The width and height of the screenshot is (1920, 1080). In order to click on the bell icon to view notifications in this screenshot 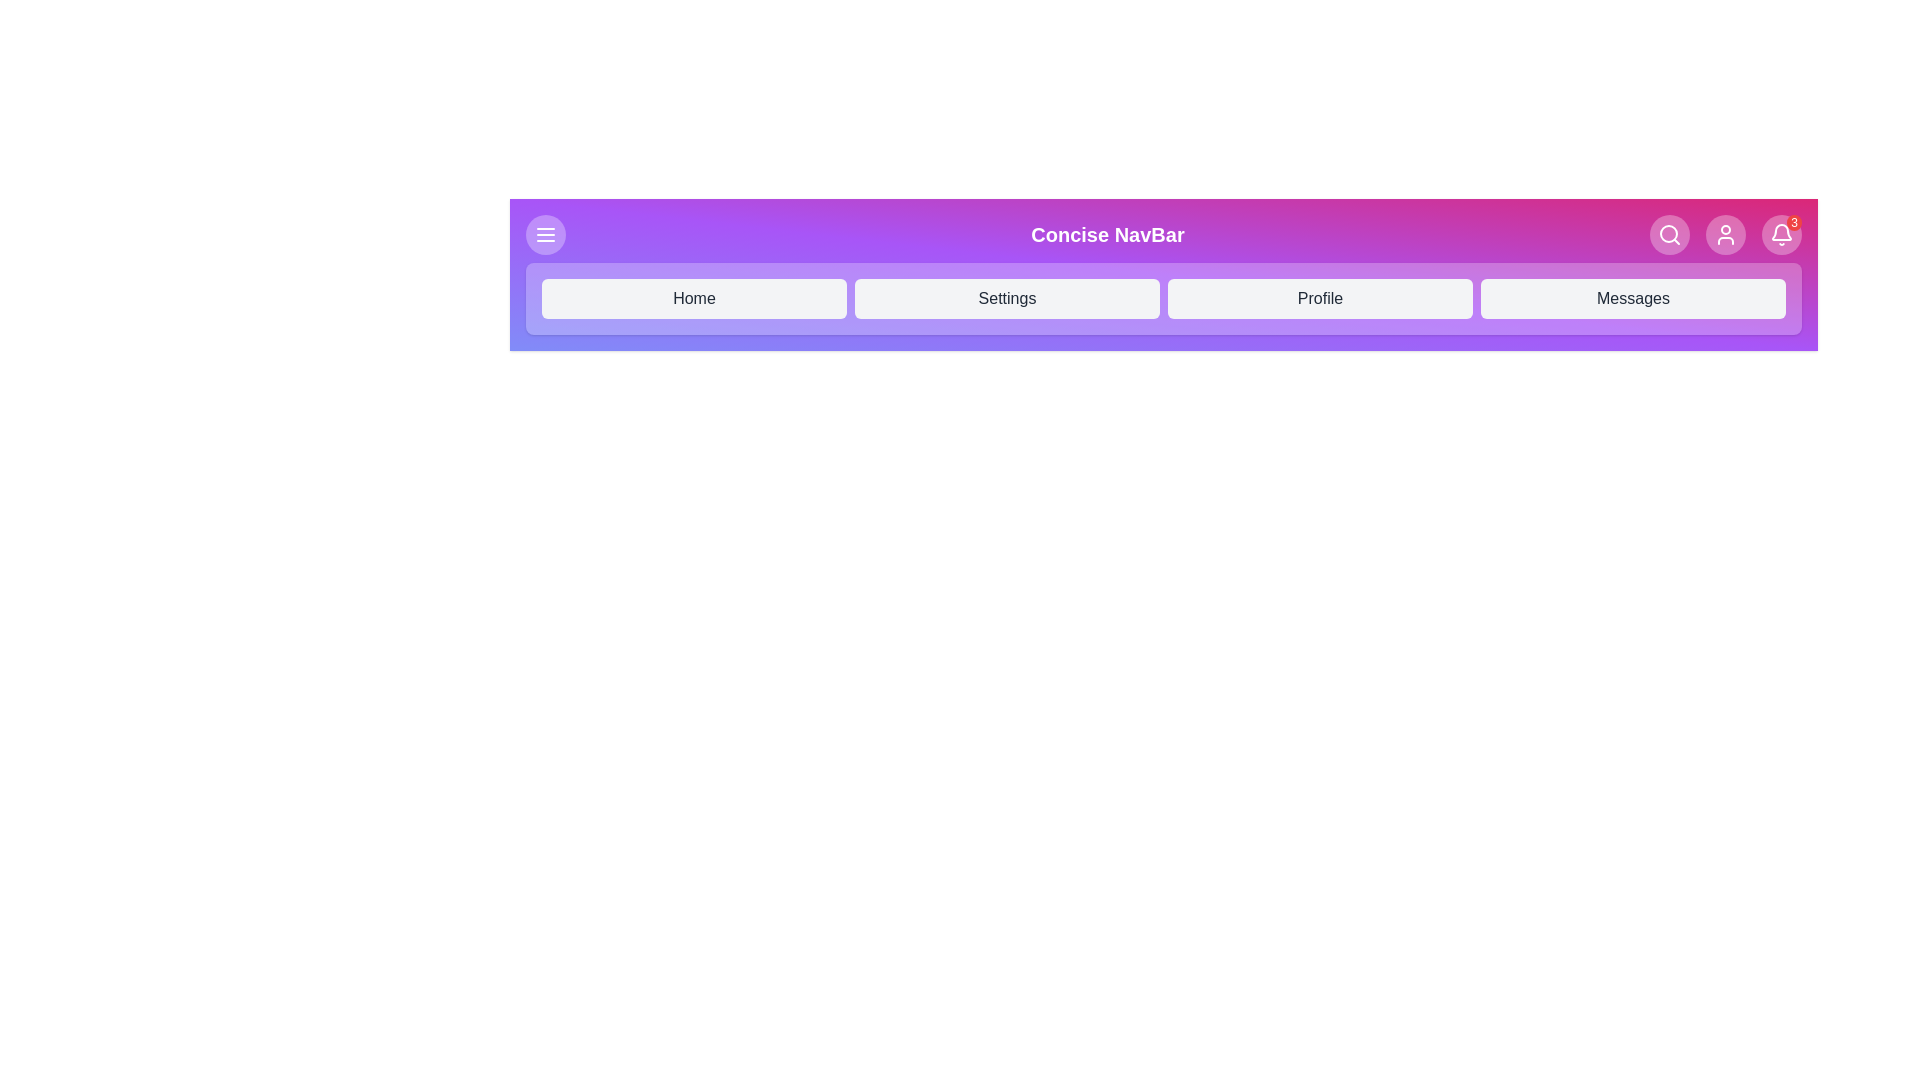, I will do `click(1781, 234)`.